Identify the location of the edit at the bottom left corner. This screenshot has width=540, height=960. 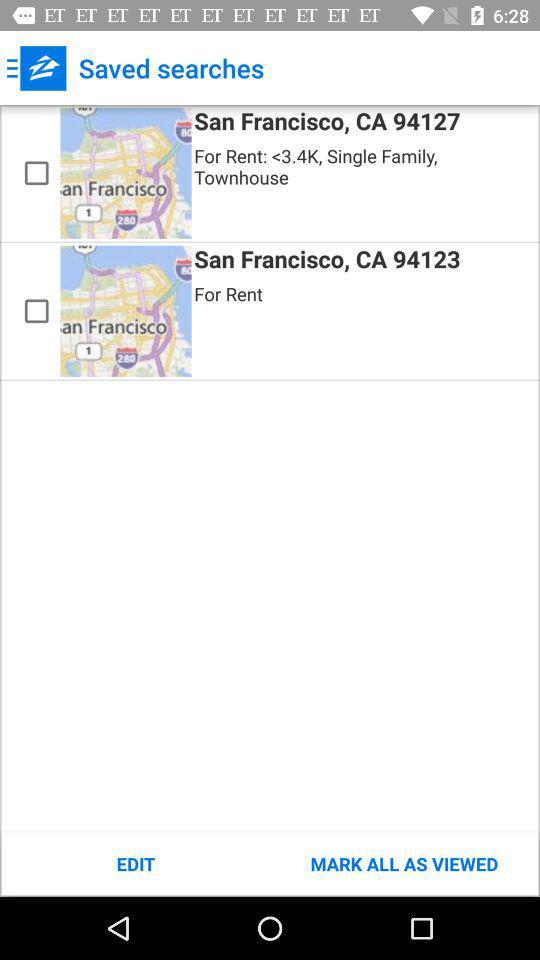
(135, 863).